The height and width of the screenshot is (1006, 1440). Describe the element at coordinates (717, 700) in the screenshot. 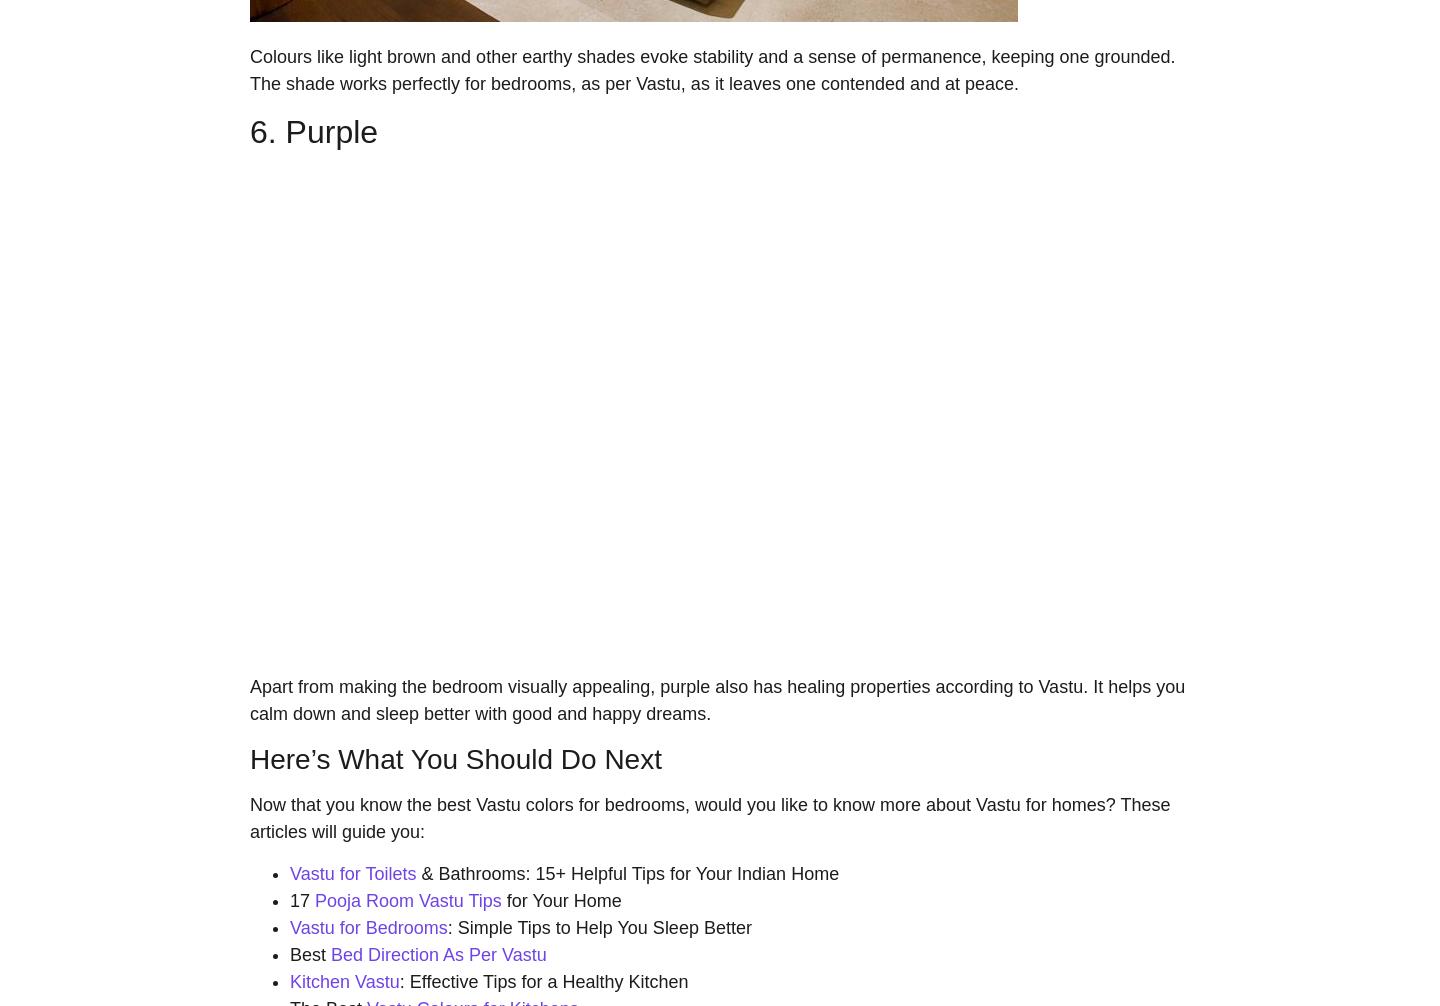

I see `'Apart from making the bedroom visually appealing, purple also has healing properties according to Vastu. It helps you calm down and sleep better with good and happy dreams.'` at that location.